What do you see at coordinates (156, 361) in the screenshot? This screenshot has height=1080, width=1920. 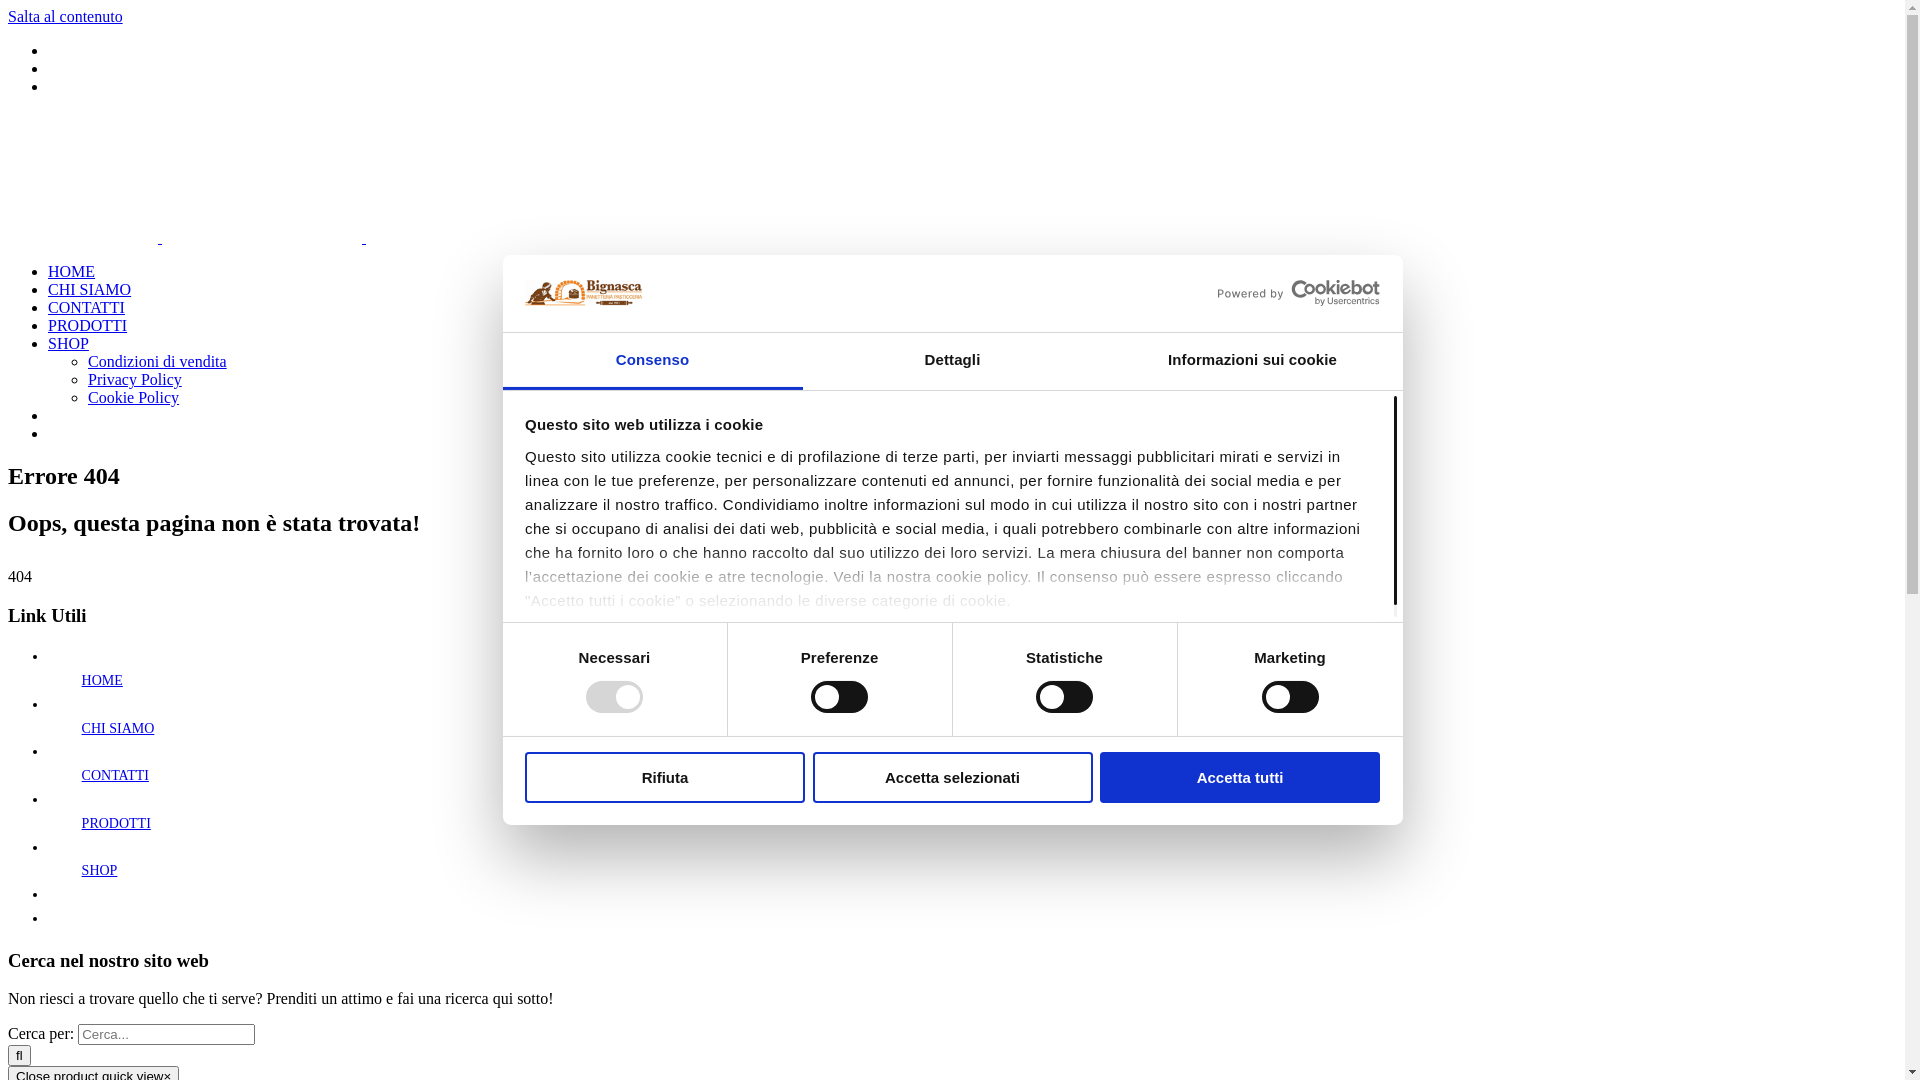 I see `'Condizioni di vendita'` at bounding box center [156, 361].